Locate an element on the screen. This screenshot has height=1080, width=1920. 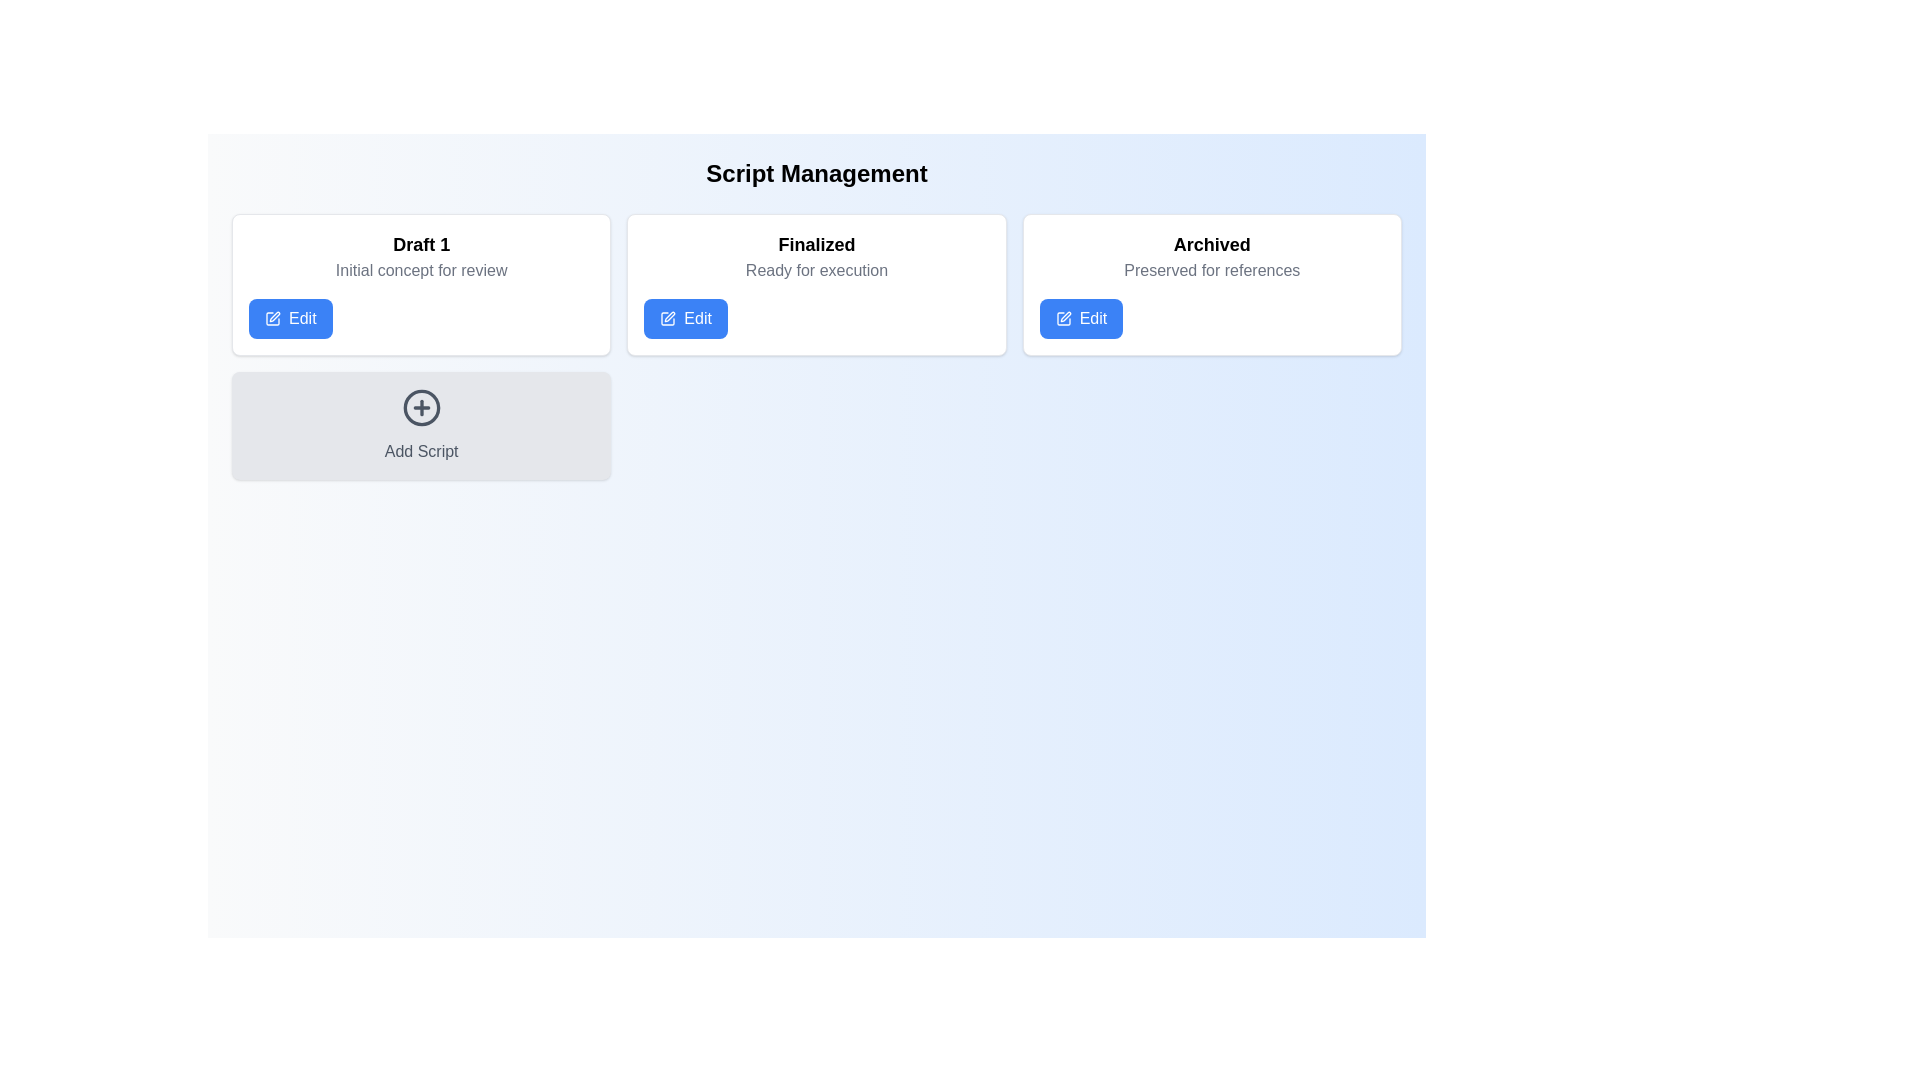
the static text that provides a description for the 'Archived' section to trigger any possible tooltip interactions is located at coordinates (1211, 270).